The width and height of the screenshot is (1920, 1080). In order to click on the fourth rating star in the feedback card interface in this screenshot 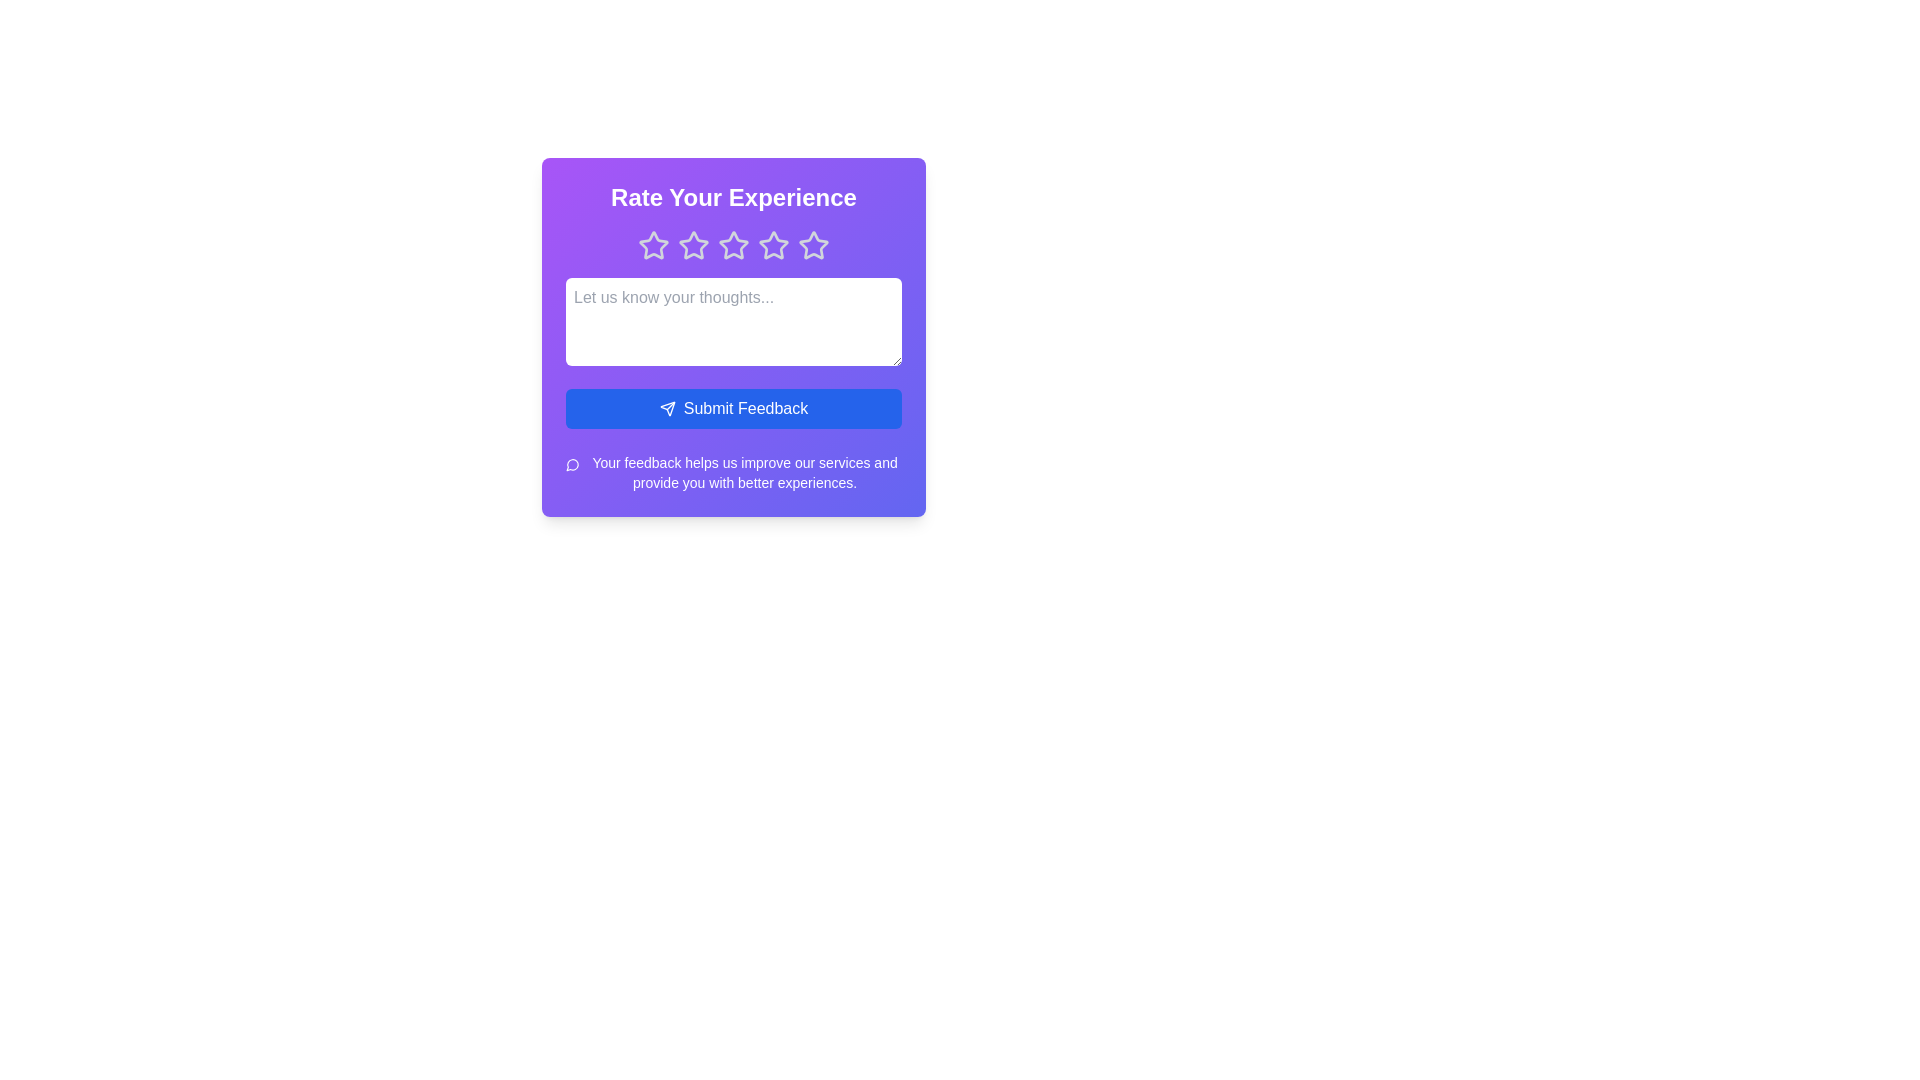, I will do `click(772, 245)`.